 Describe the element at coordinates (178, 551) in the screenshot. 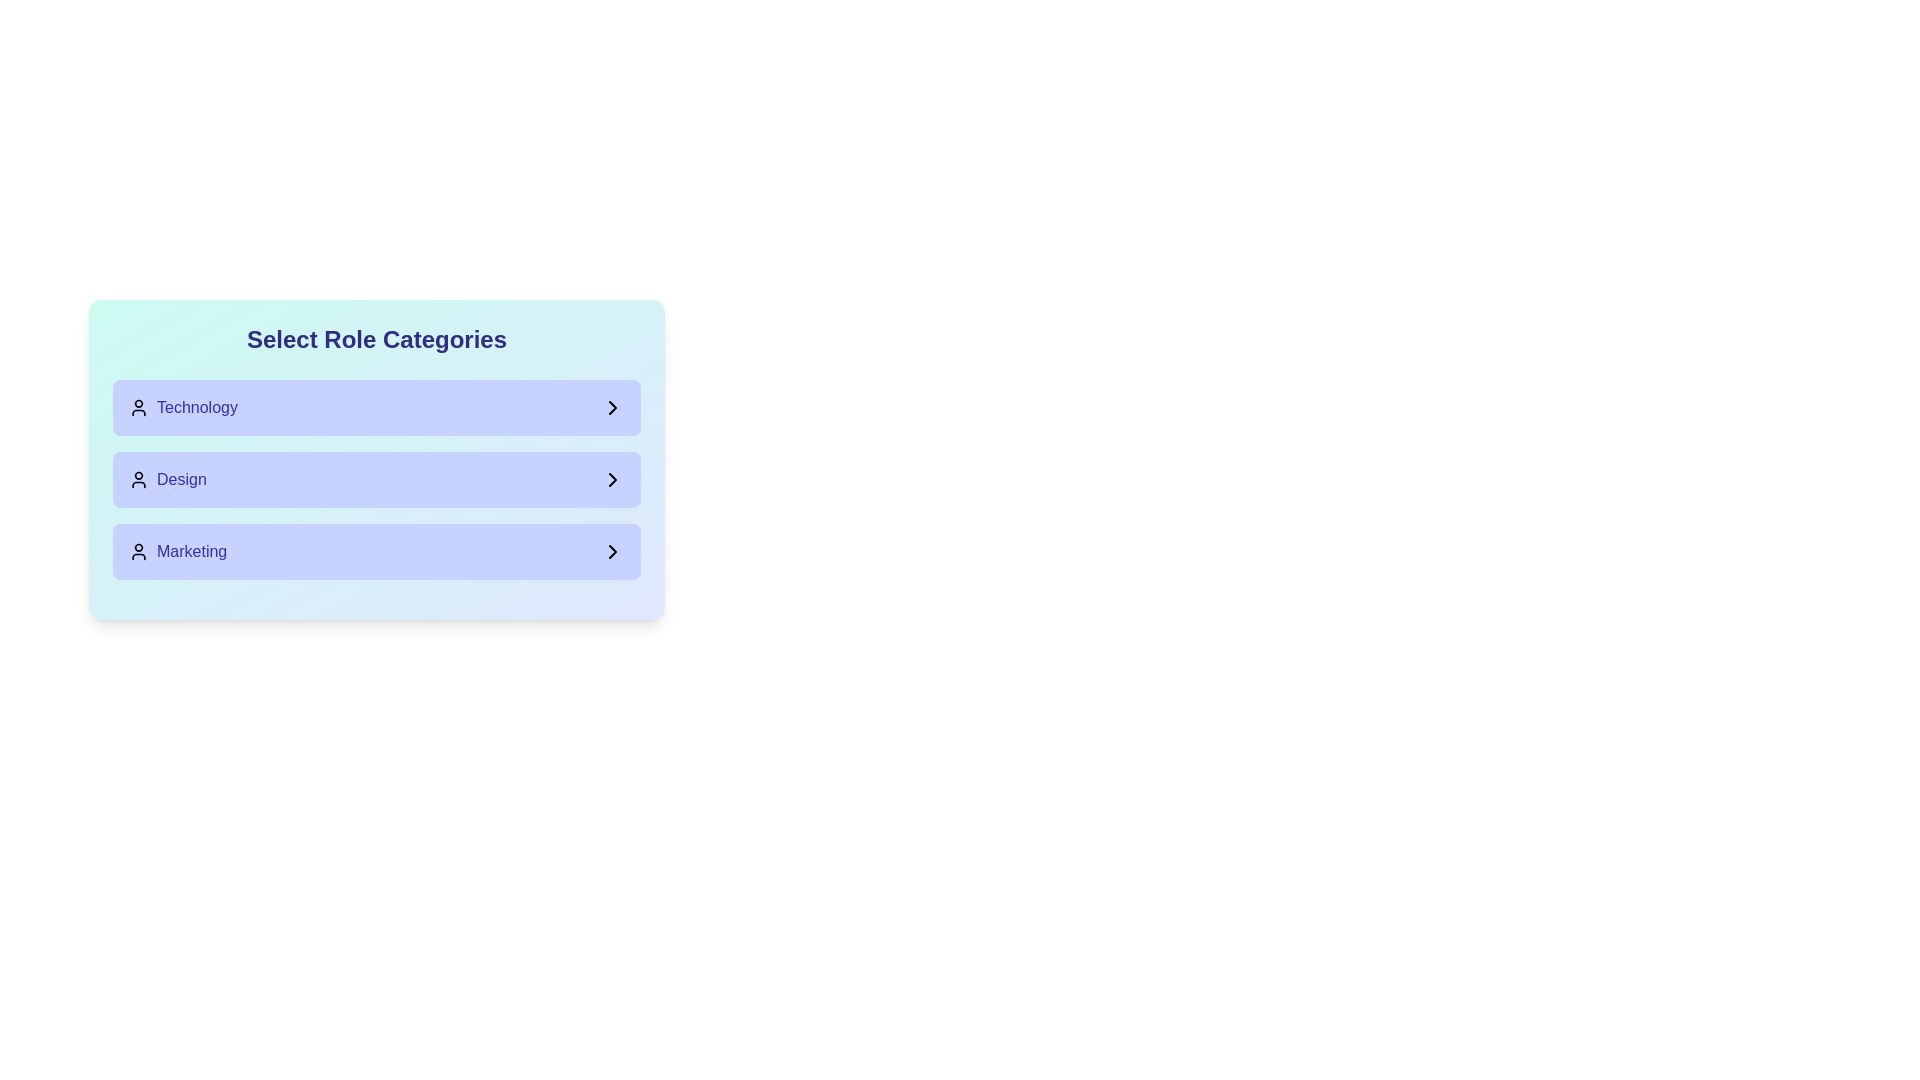

I see `the 'Marketing' selectable list item or button, which is the last item in a vertically stacked list` at that location.